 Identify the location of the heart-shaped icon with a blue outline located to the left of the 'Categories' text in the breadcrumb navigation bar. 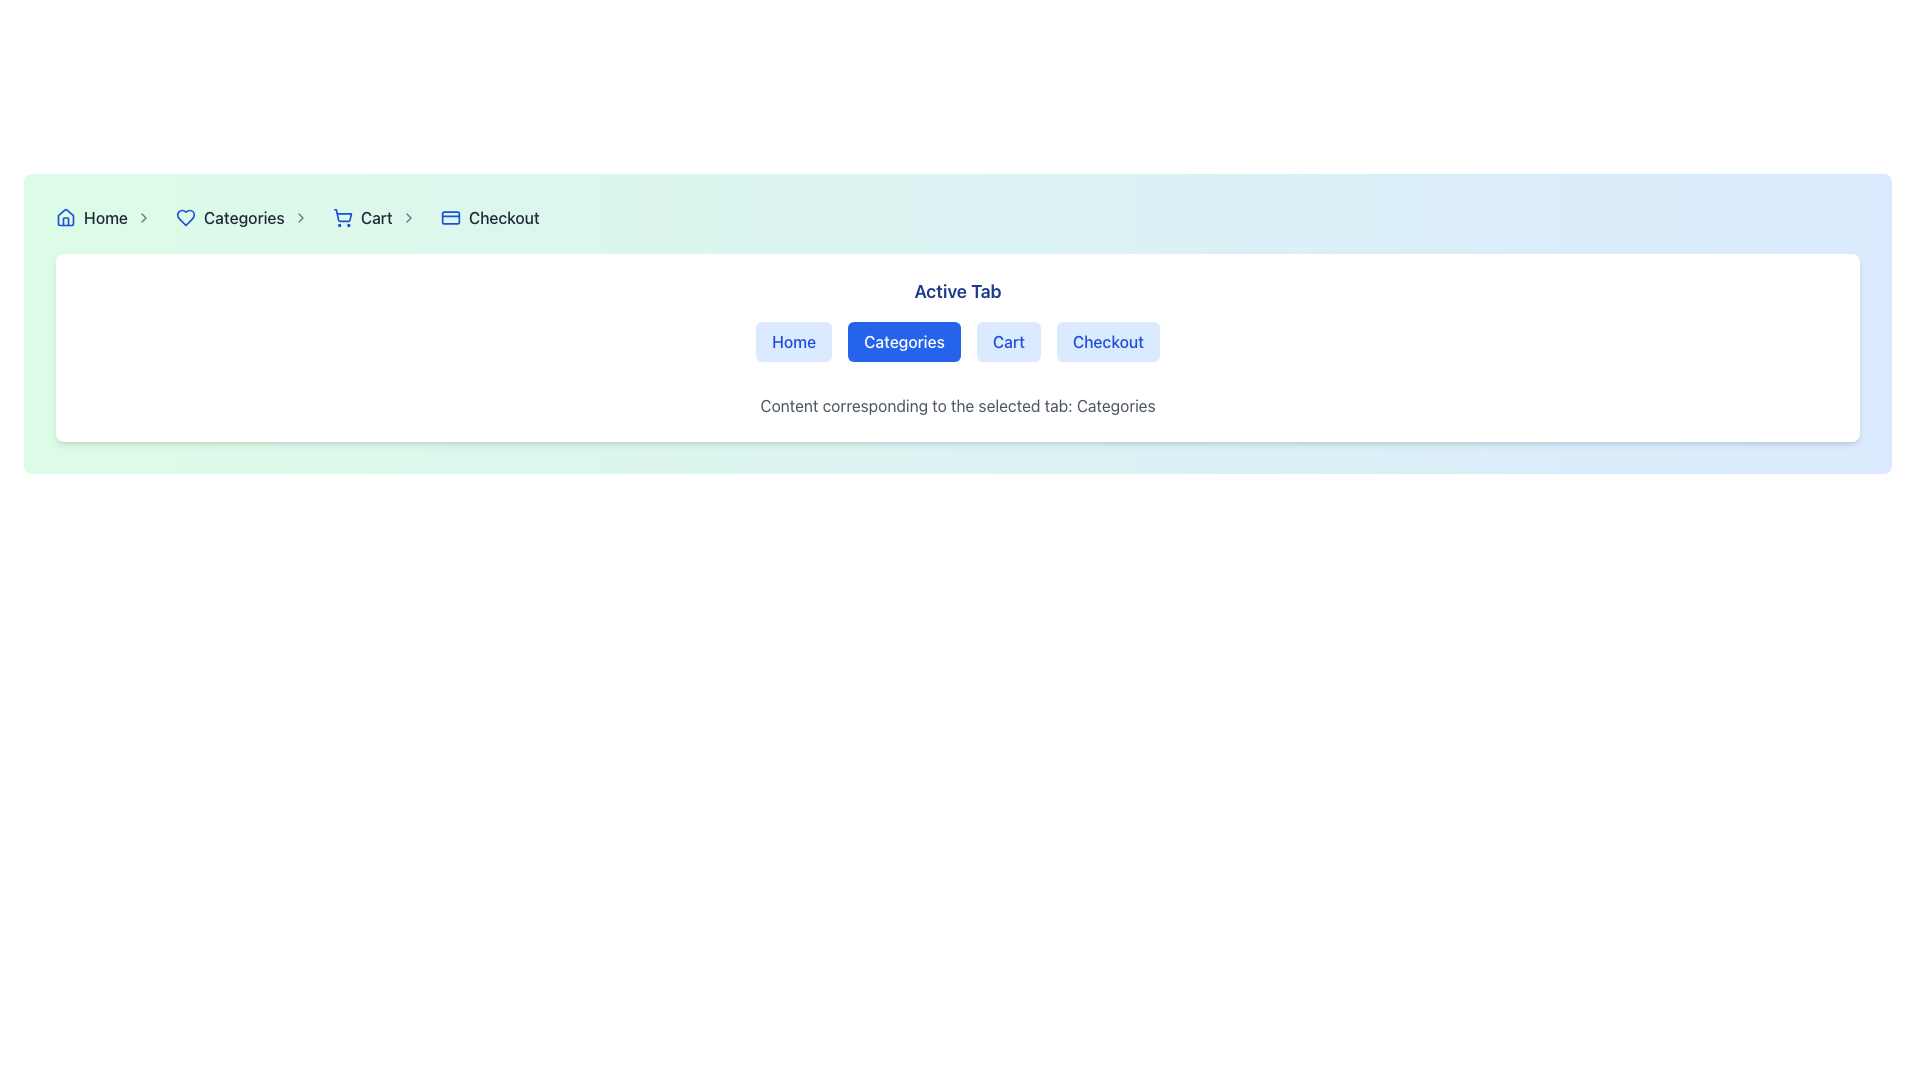
(186, 218).